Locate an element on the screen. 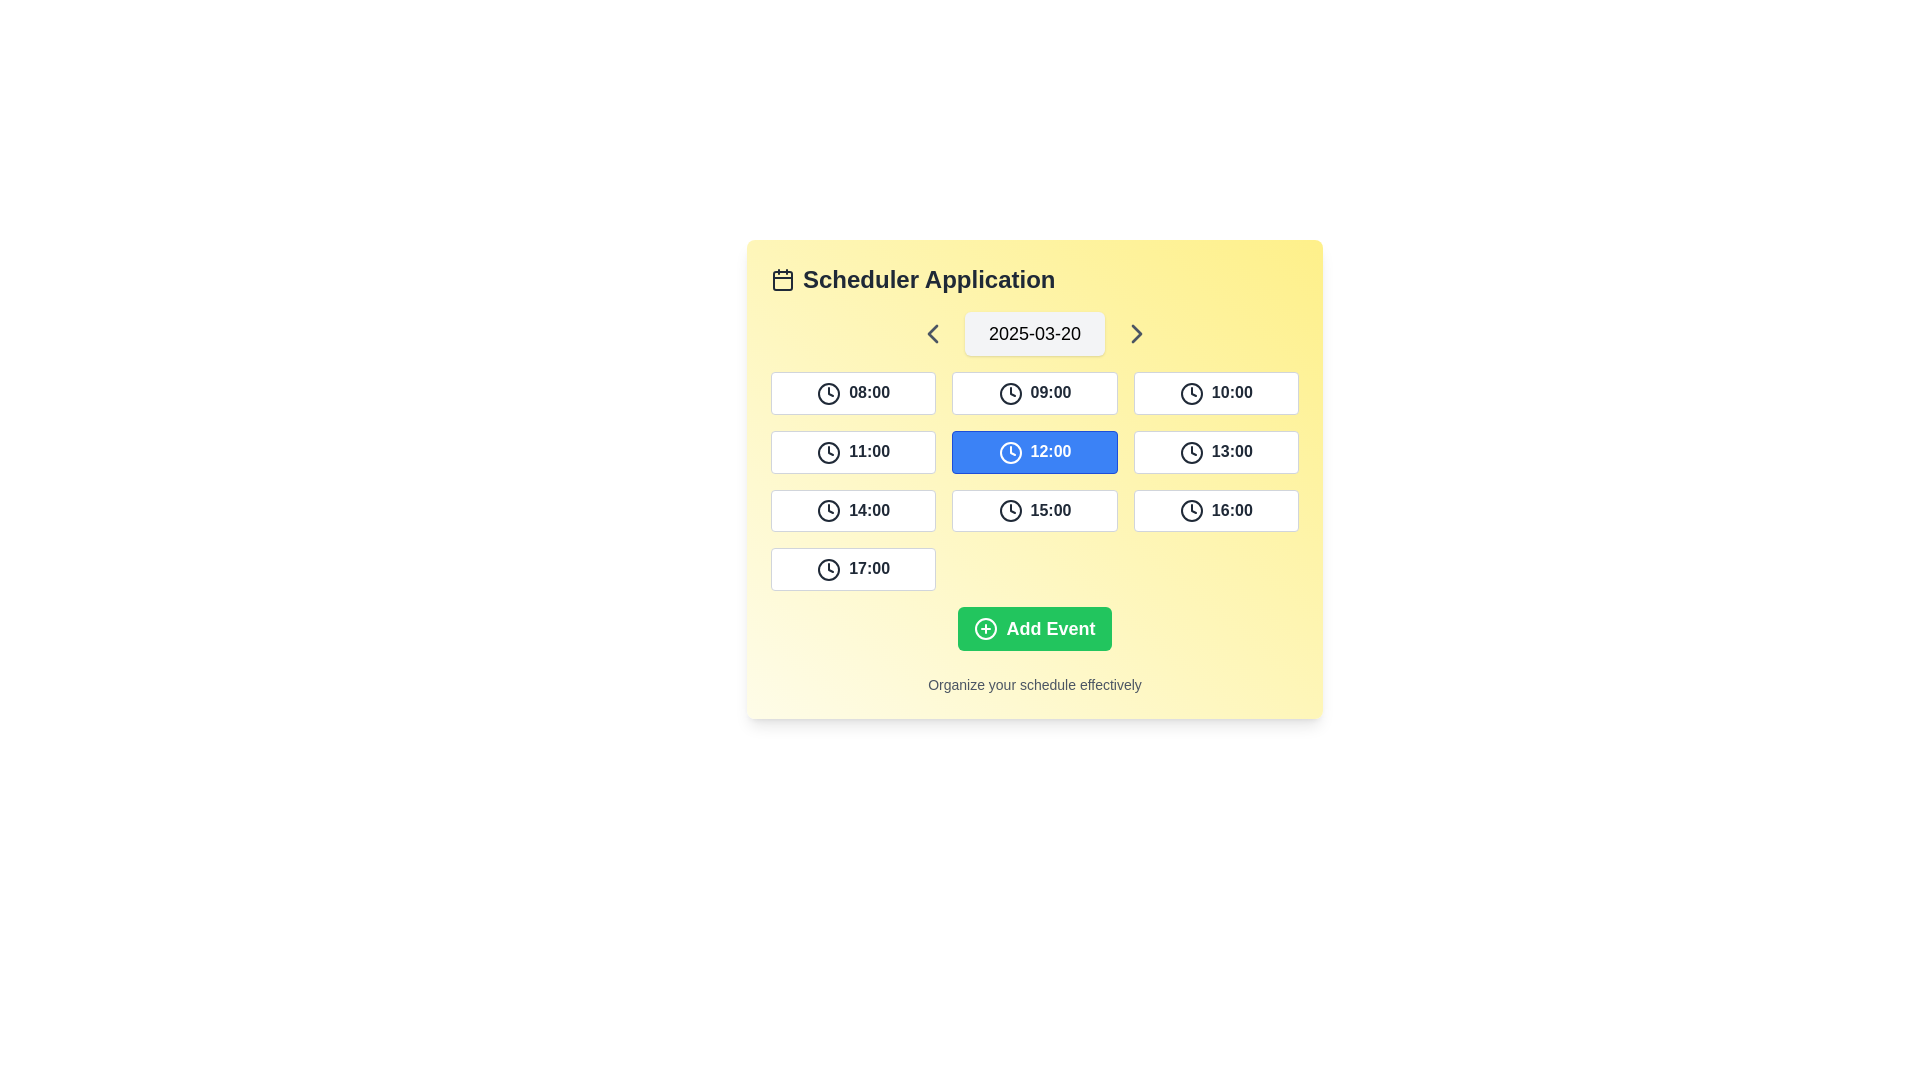  the circular icon within the clock icon located in the '10:00' time slot of the scheduler grid is located at coordinates (1191, 393).